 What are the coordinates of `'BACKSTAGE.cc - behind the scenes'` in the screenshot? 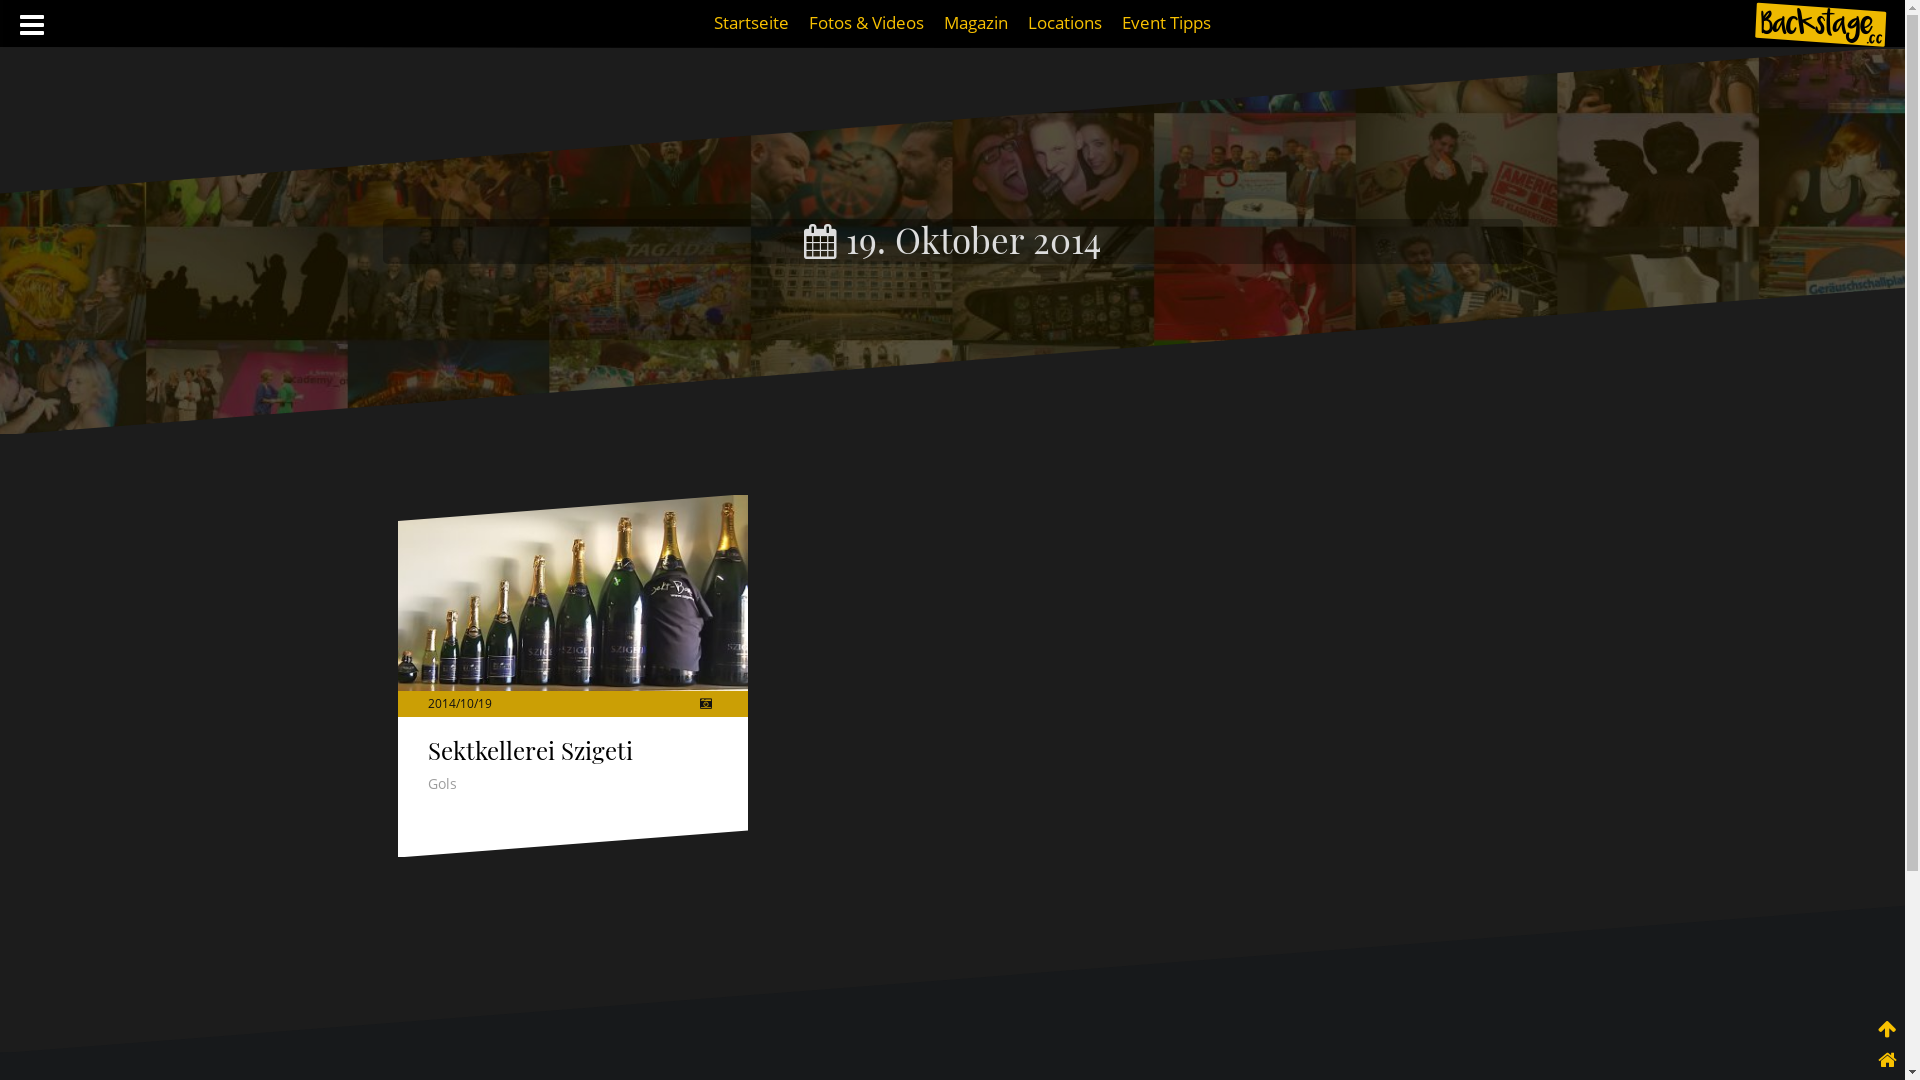 It's located at (1819, 24).